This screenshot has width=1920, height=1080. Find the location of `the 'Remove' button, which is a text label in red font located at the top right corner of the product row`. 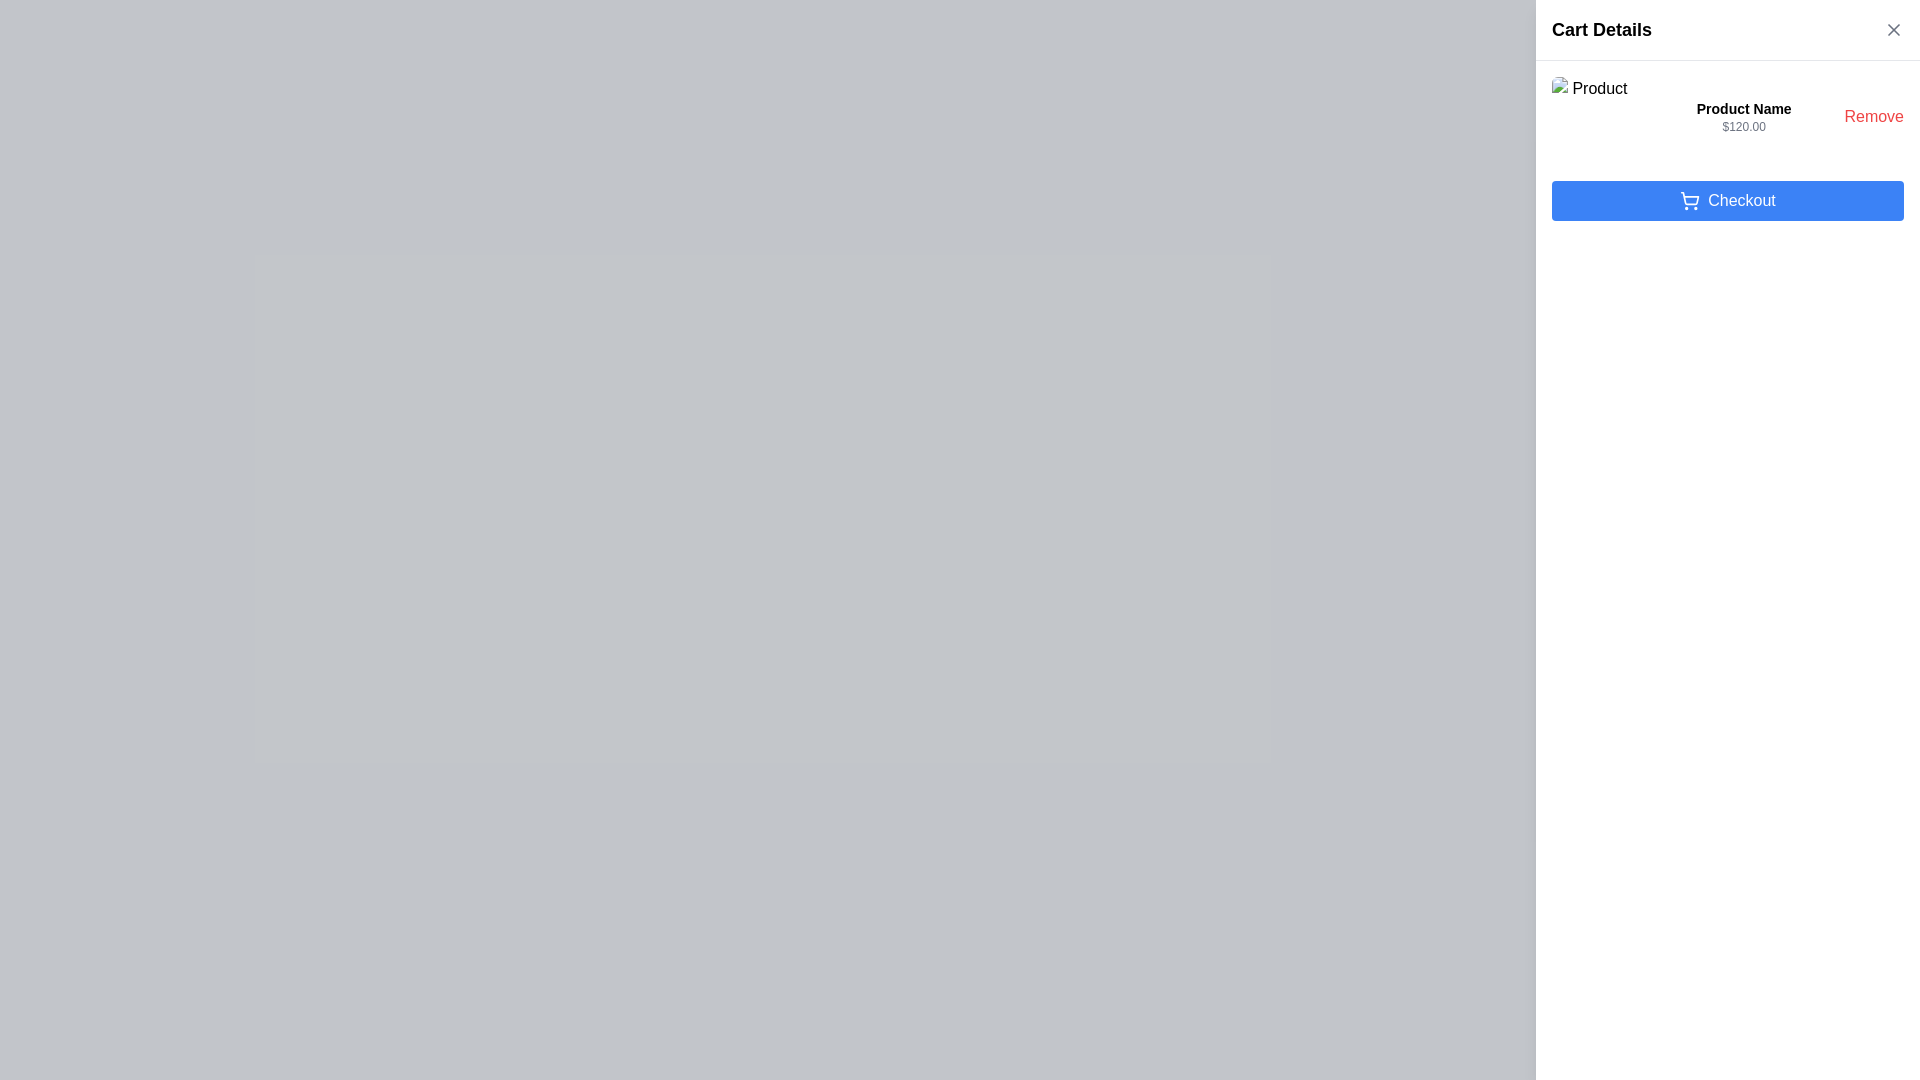

the 'Remove' button, which is a text label in red font located at the top right corner of the product row is located at coordinates (1873, 116).